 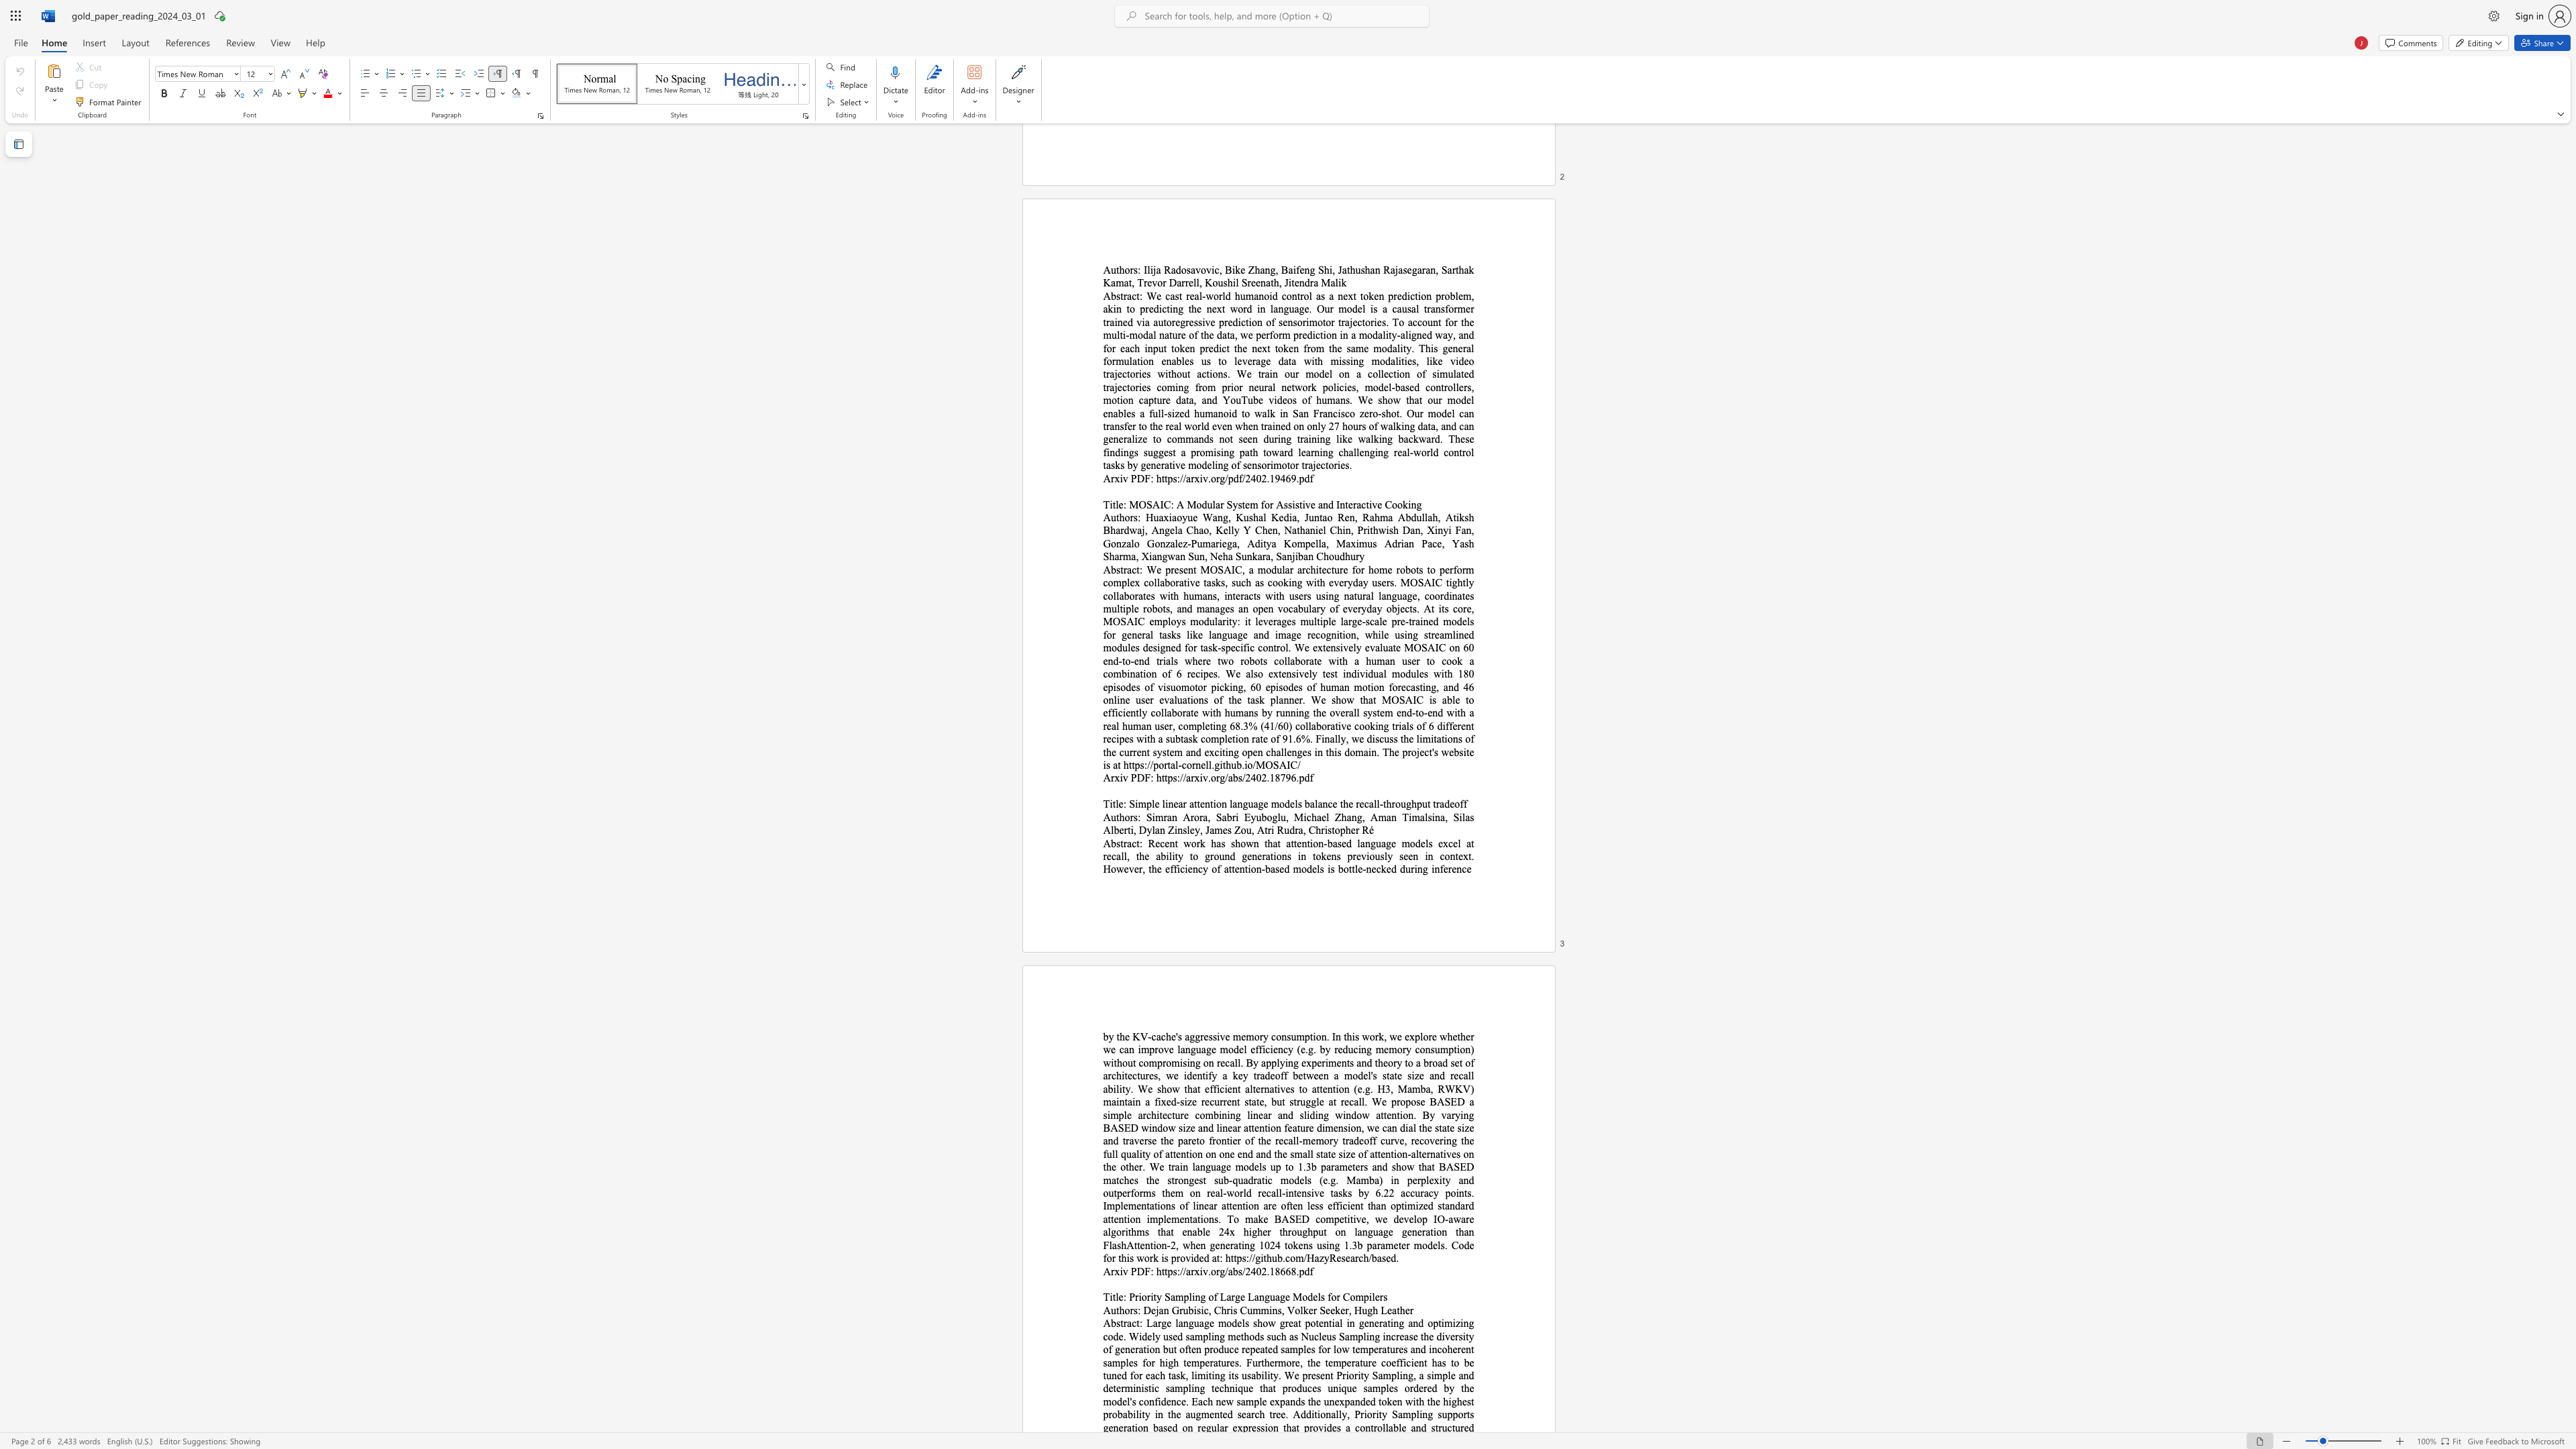 What do you see at coordinates (1379, 804) in the screenshot?
I see `the subset text "-throu" within the text "Simple linear attention language models balance the recall-throughput tradeoff"` at bounding box center [1379, 804].